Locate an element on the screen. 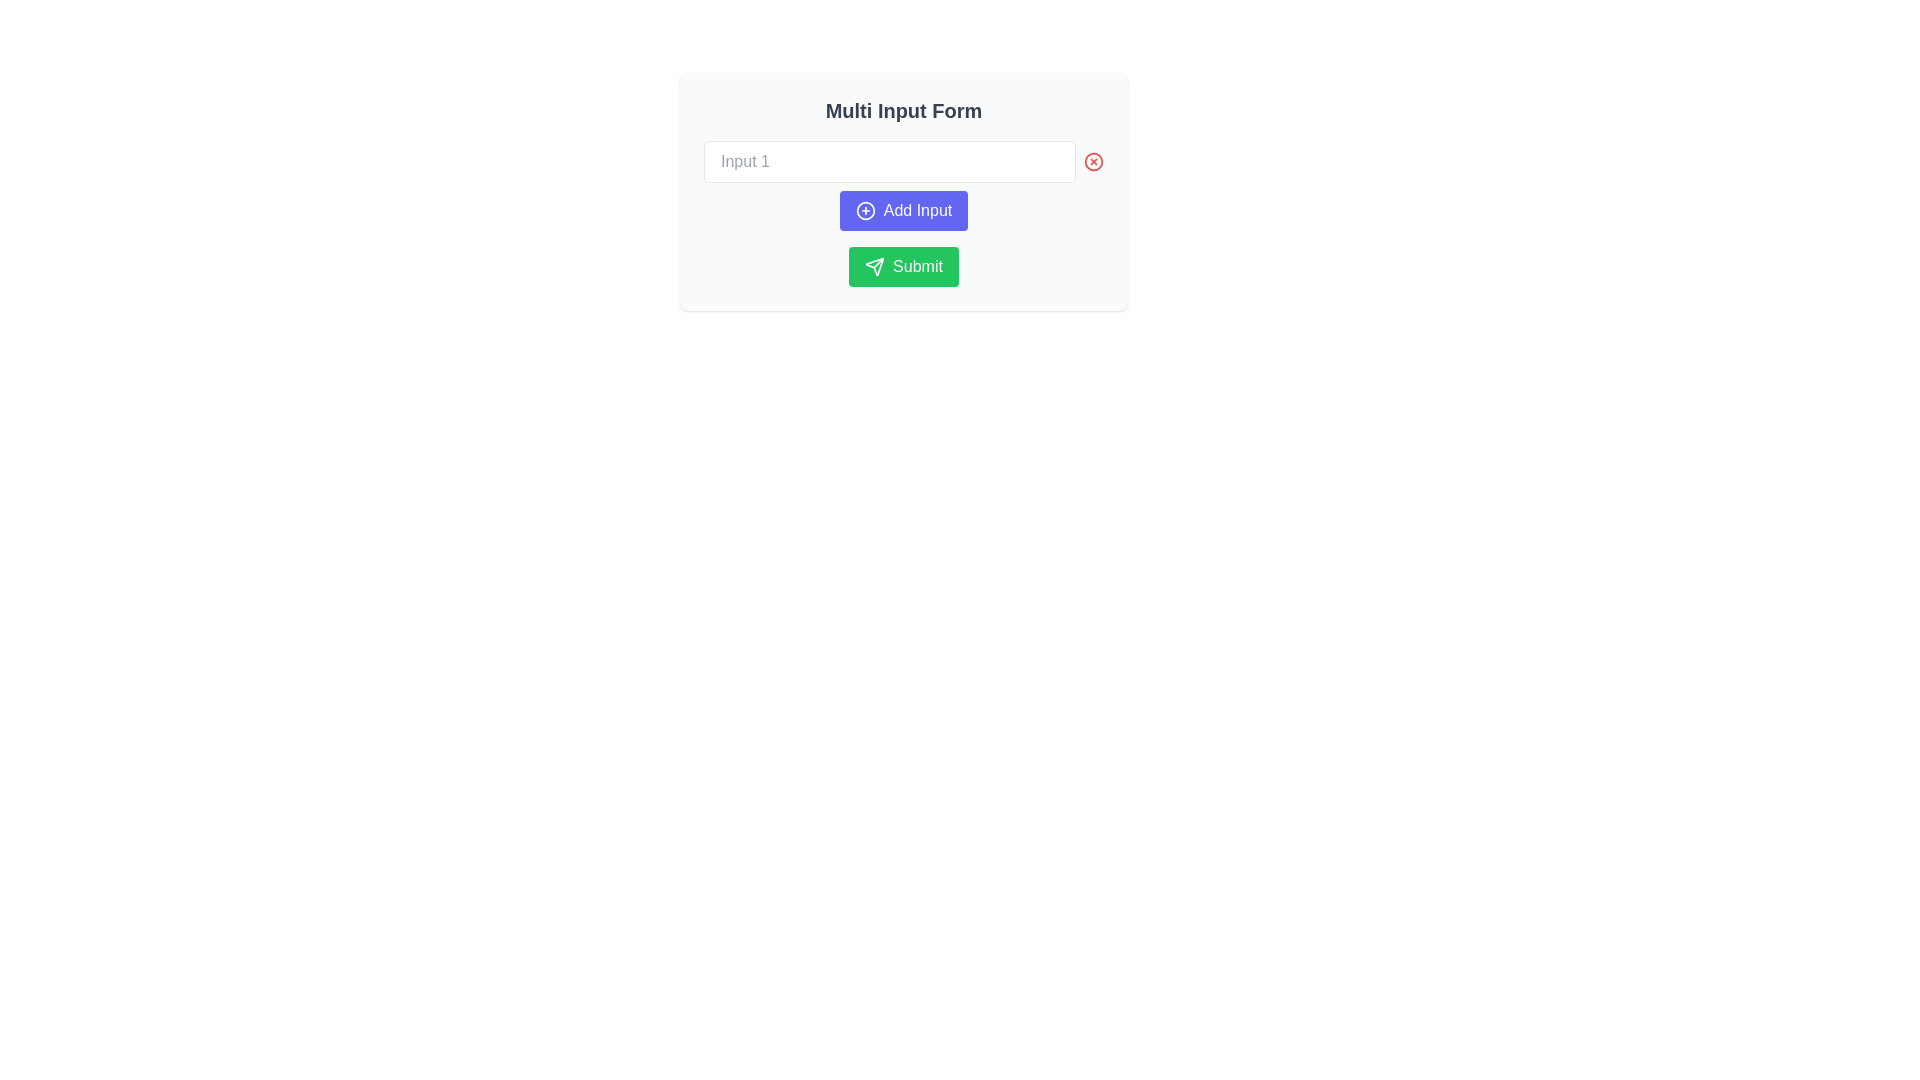  the button located in the center of the 'Multi Input Form', which is positioned below 'Input 1' and above the green 'Submit' button is located at coordinates (902, 211).